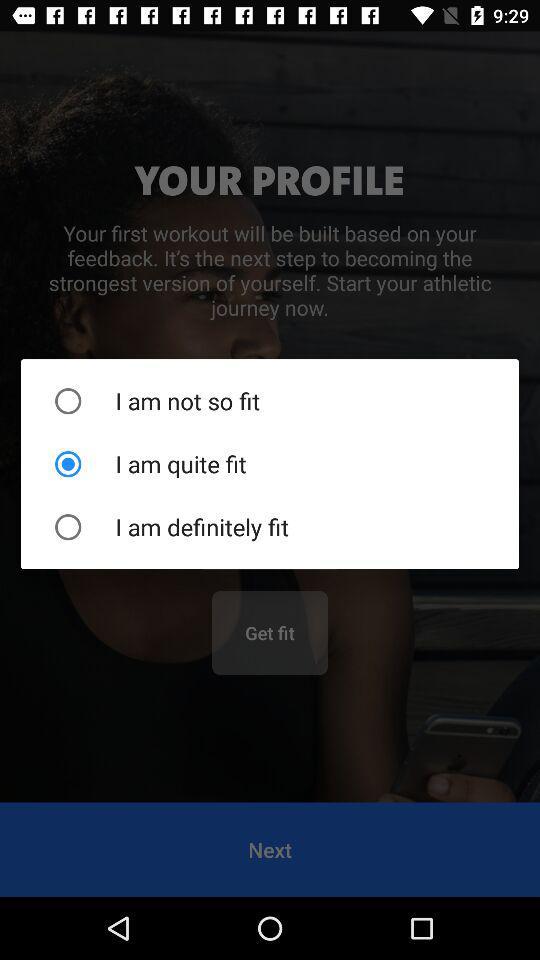 Image resolution: width=540 pixels, height=960 pixels. What do you see at coordinates (270, 632) in the screenshot?
I see `the button above next` at bounding box center [270, 632].